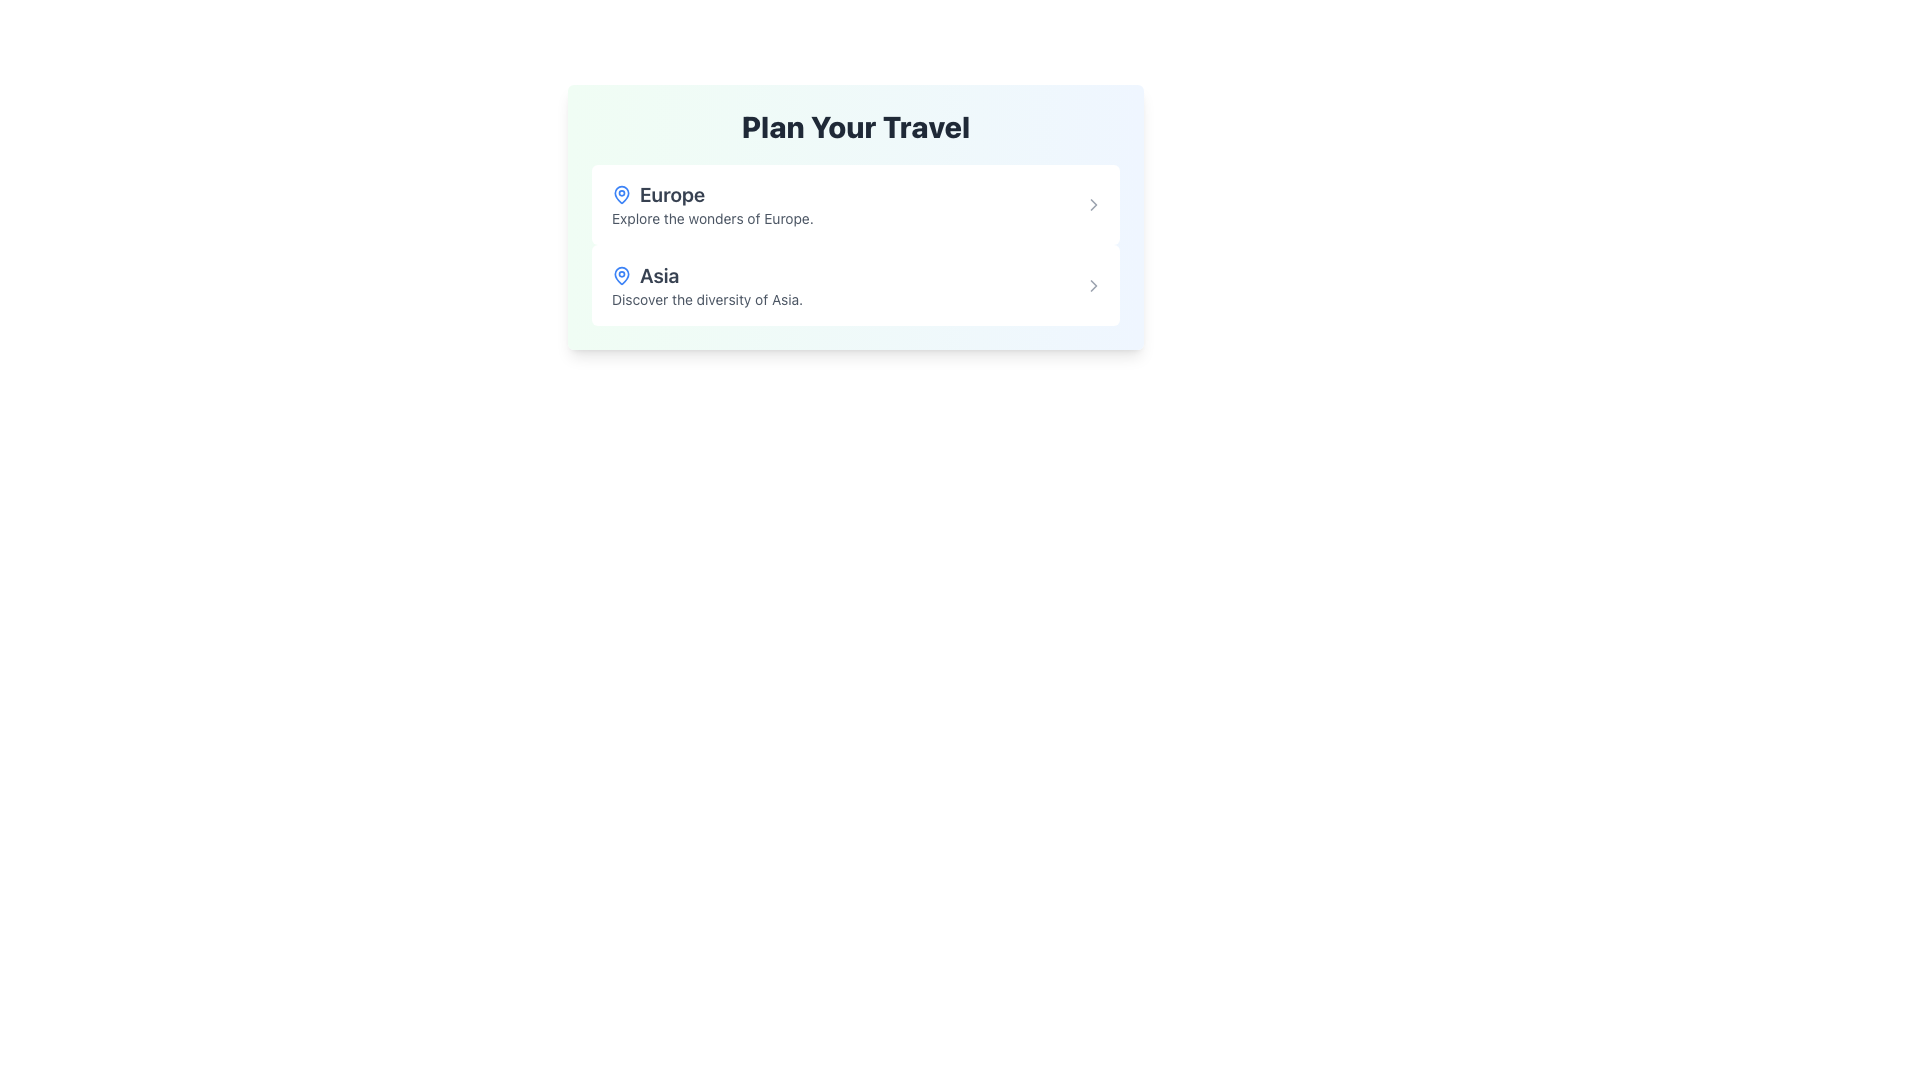 The height and width of the screenshot is (1080, 1920). What do you see at coordinates (855, 285) in the screenshot?
I see `the second navigation card labeled 'Asia' in the 'Plan Your Travel' section` at bounding box center [855, 285].